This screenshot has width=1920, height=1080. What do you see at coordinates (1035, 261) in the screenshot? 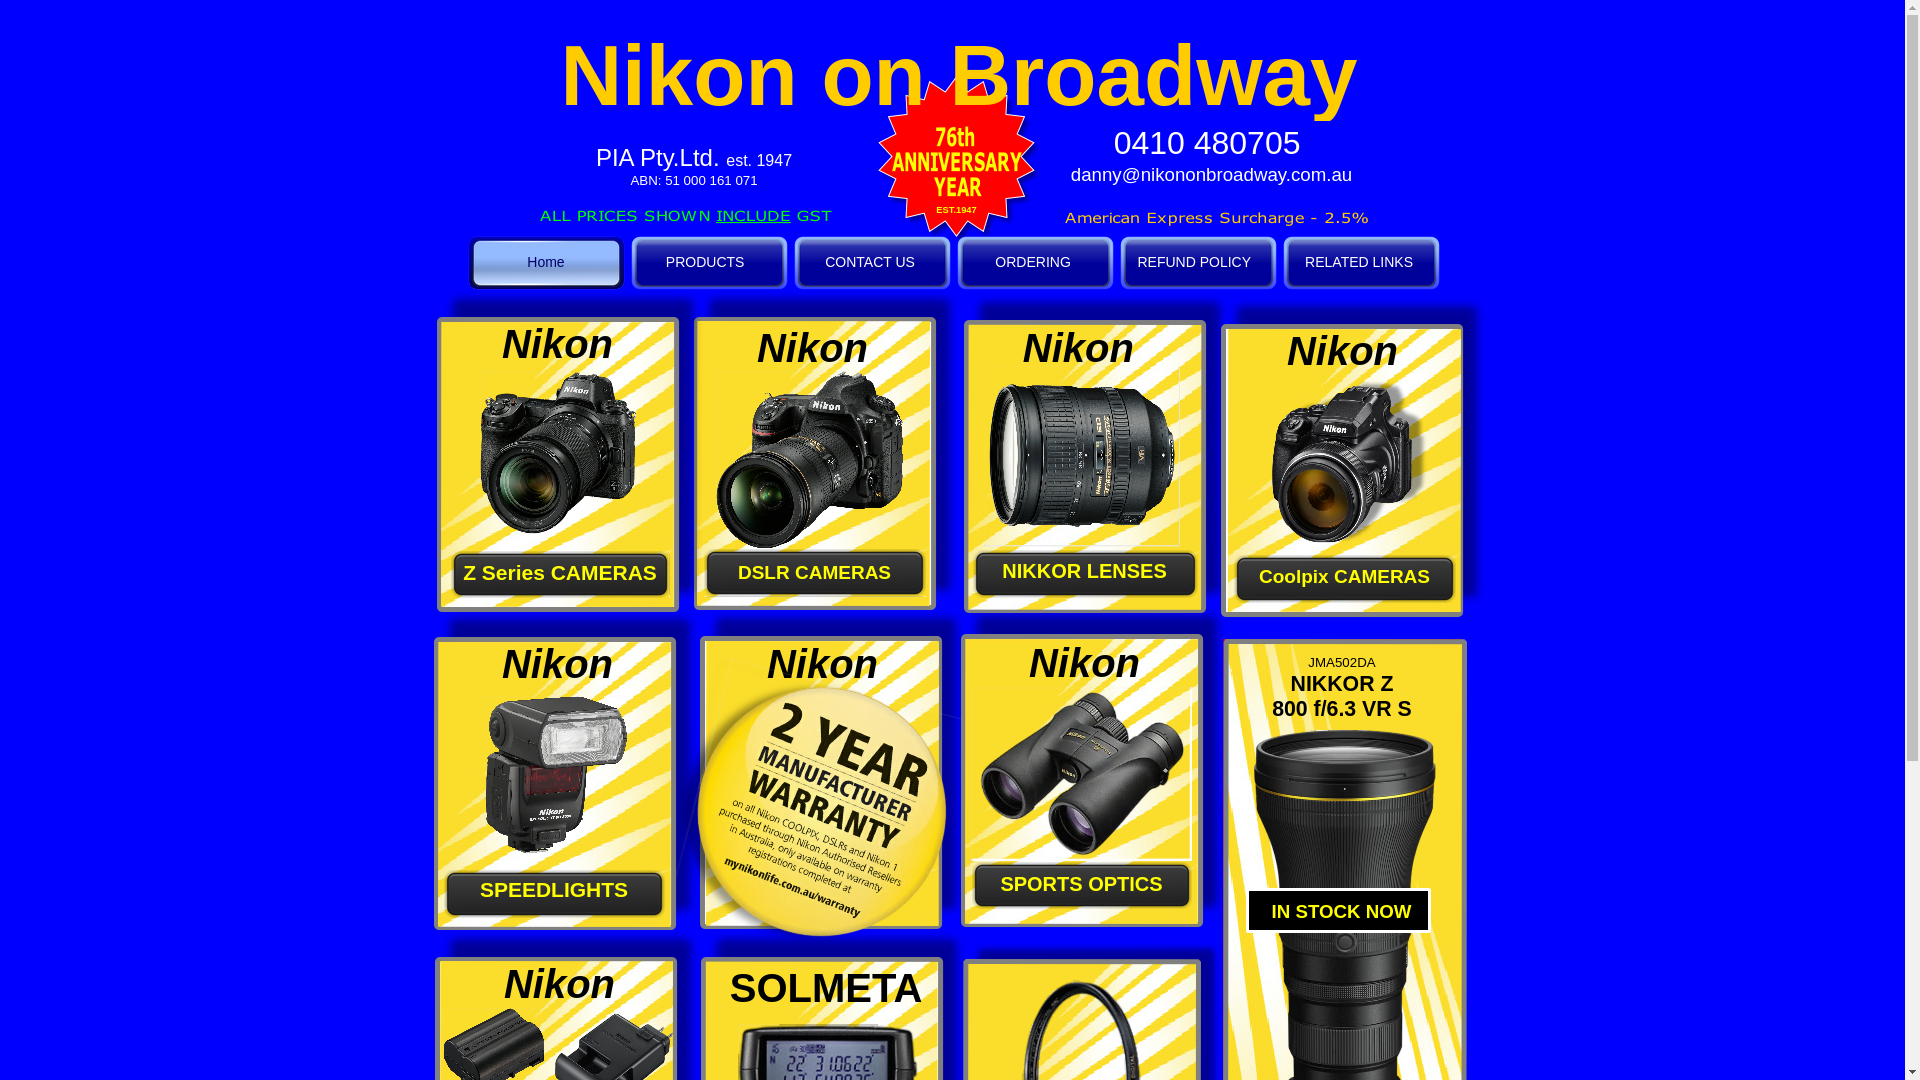
I see `'ORDERING '` at bounding box center [1035, 261].